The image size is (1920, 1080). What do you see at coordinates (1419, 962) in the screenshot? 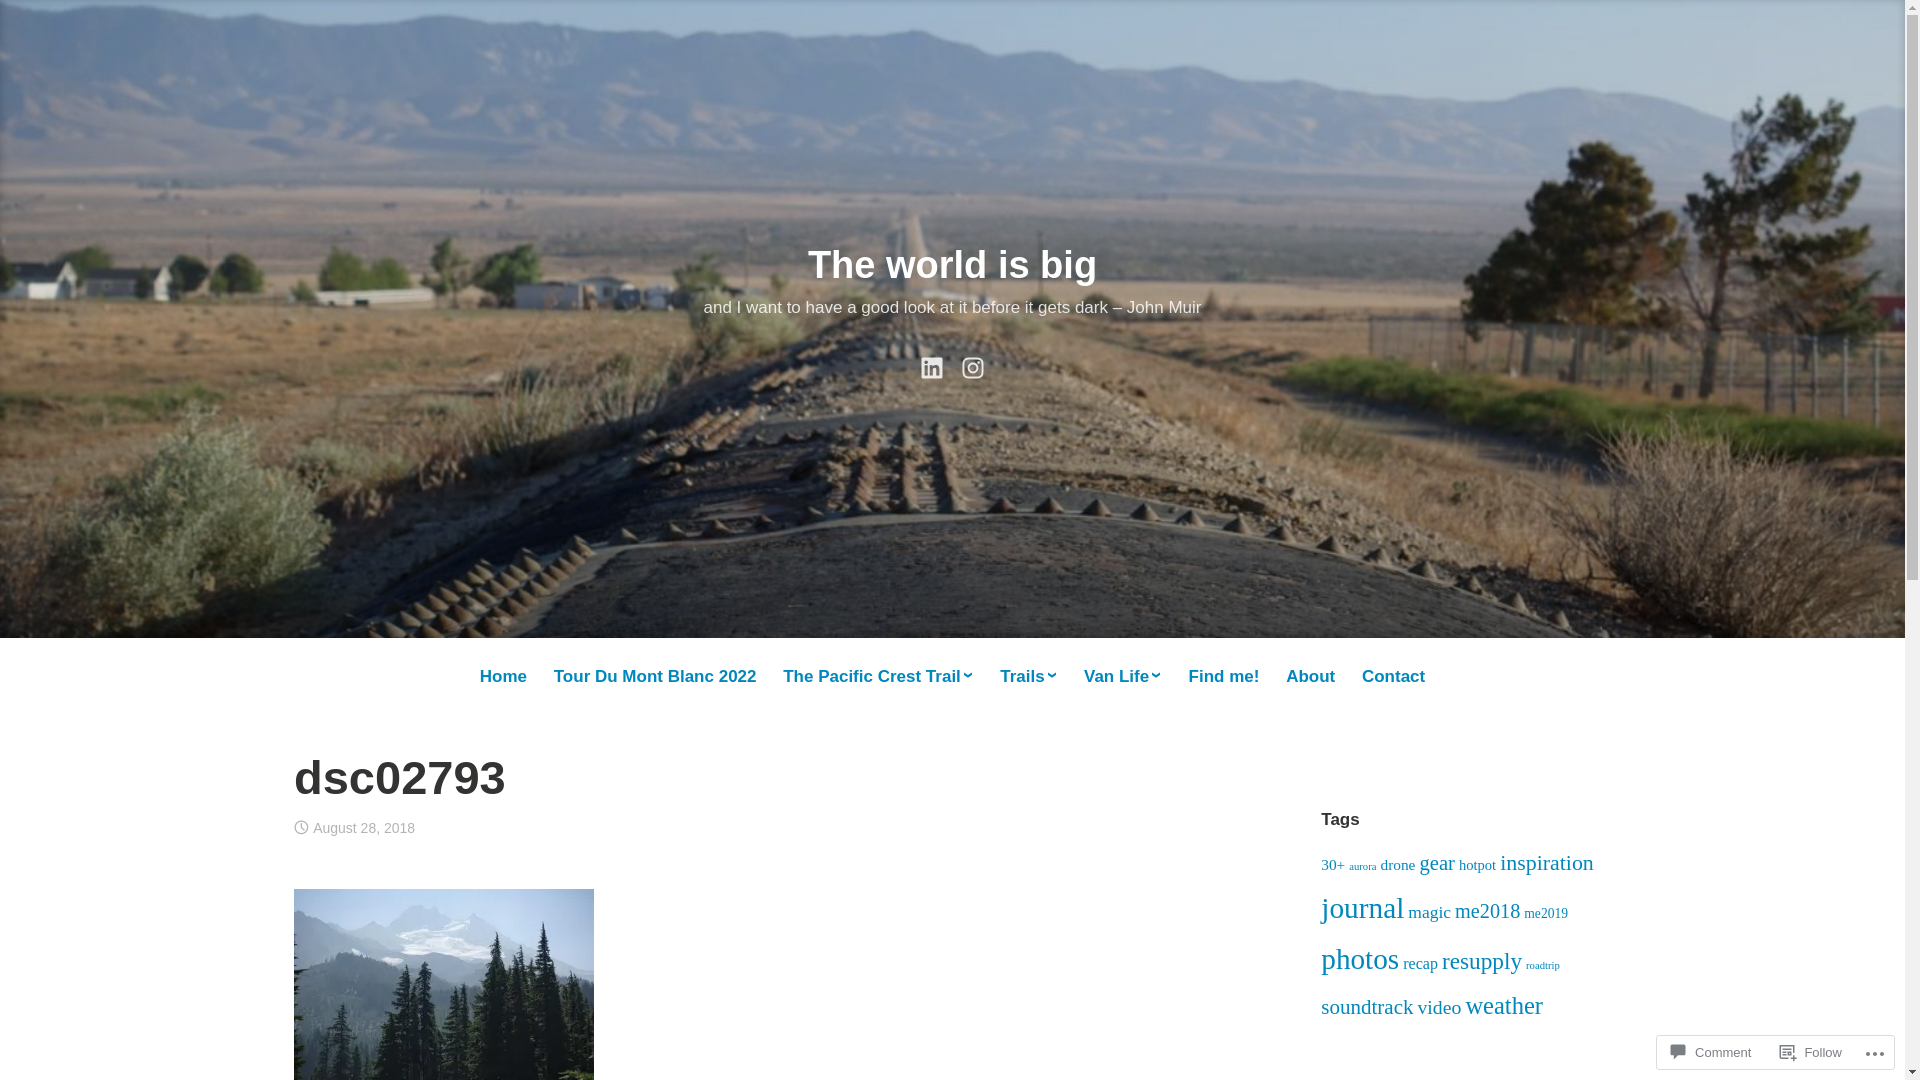
I see `'recap'` at bounding box center [1419, 962].